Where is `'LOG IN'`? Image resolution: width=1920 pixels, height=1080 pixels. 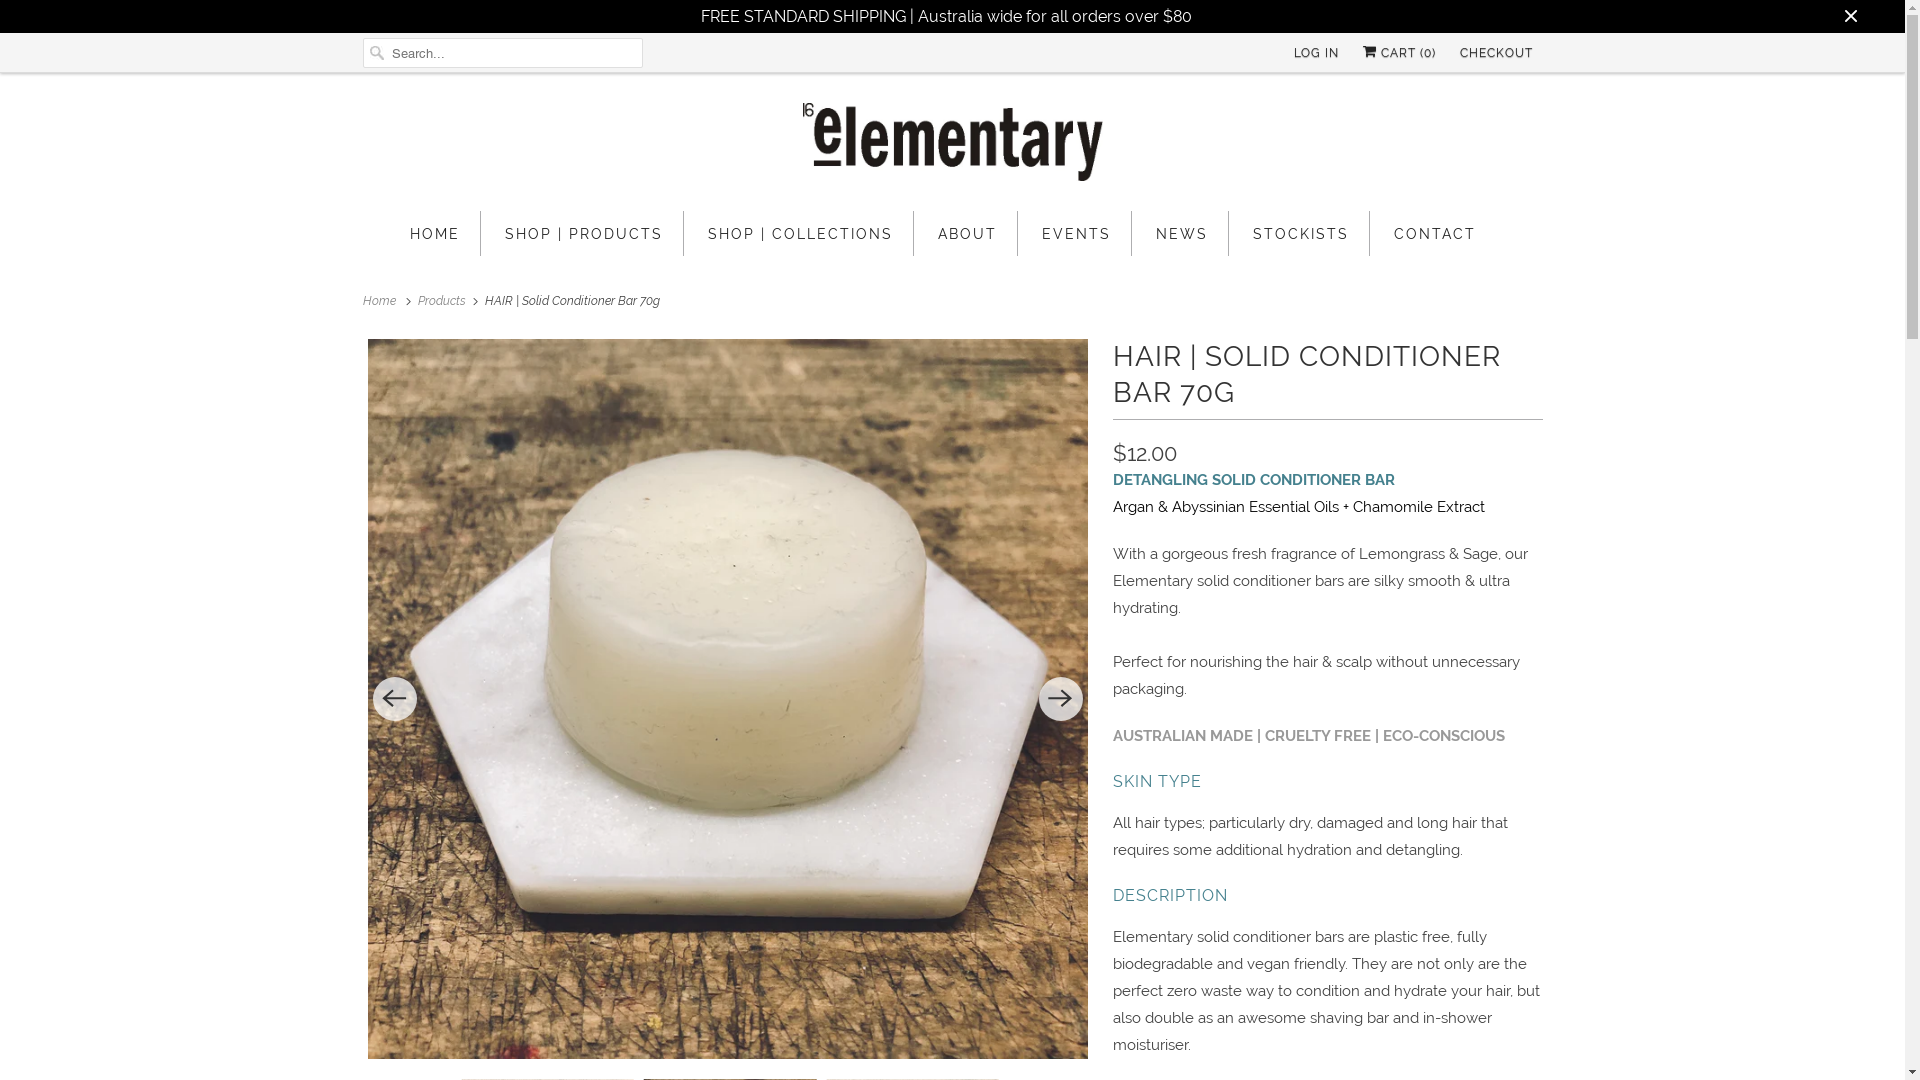
'LOG IN' is located at coordinates (1316, 52).